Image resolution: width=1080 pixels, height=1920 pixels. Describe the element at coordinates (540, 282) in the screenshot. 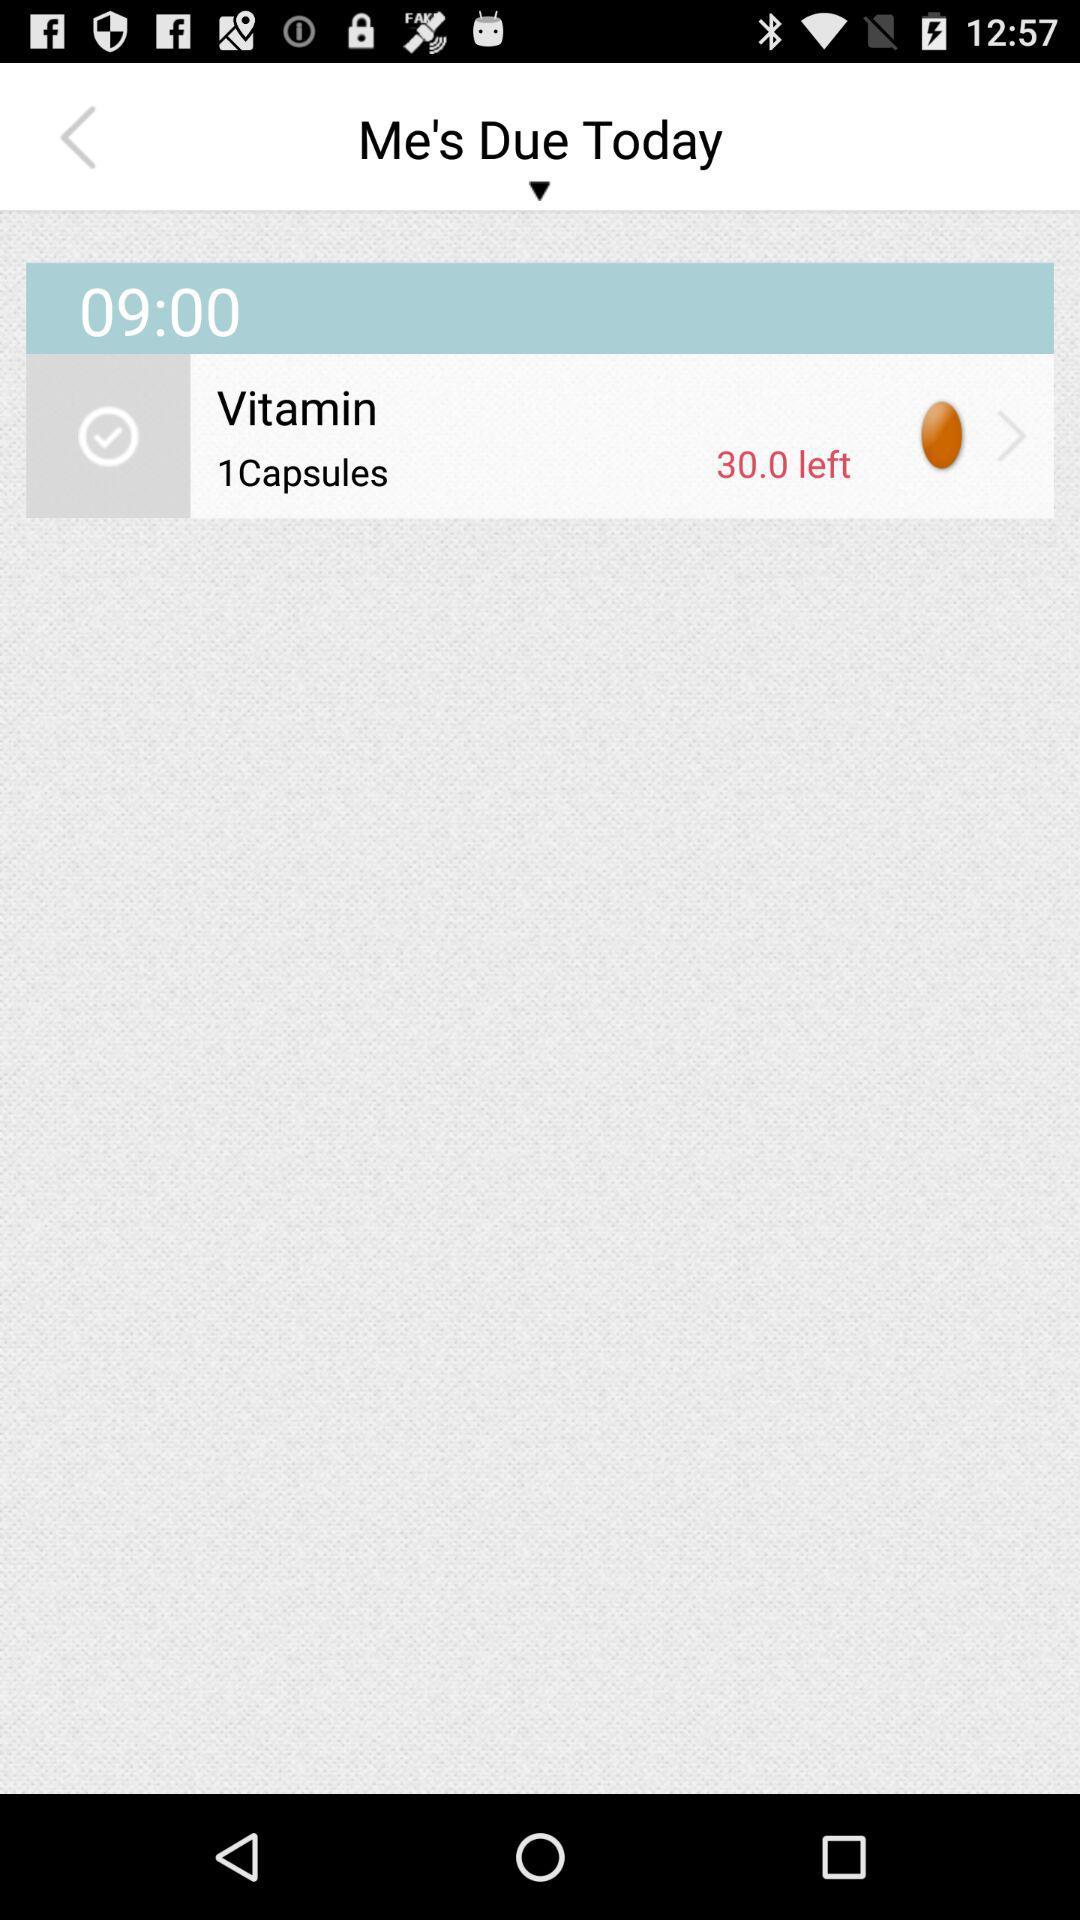

I see `09:00 item` at that location.